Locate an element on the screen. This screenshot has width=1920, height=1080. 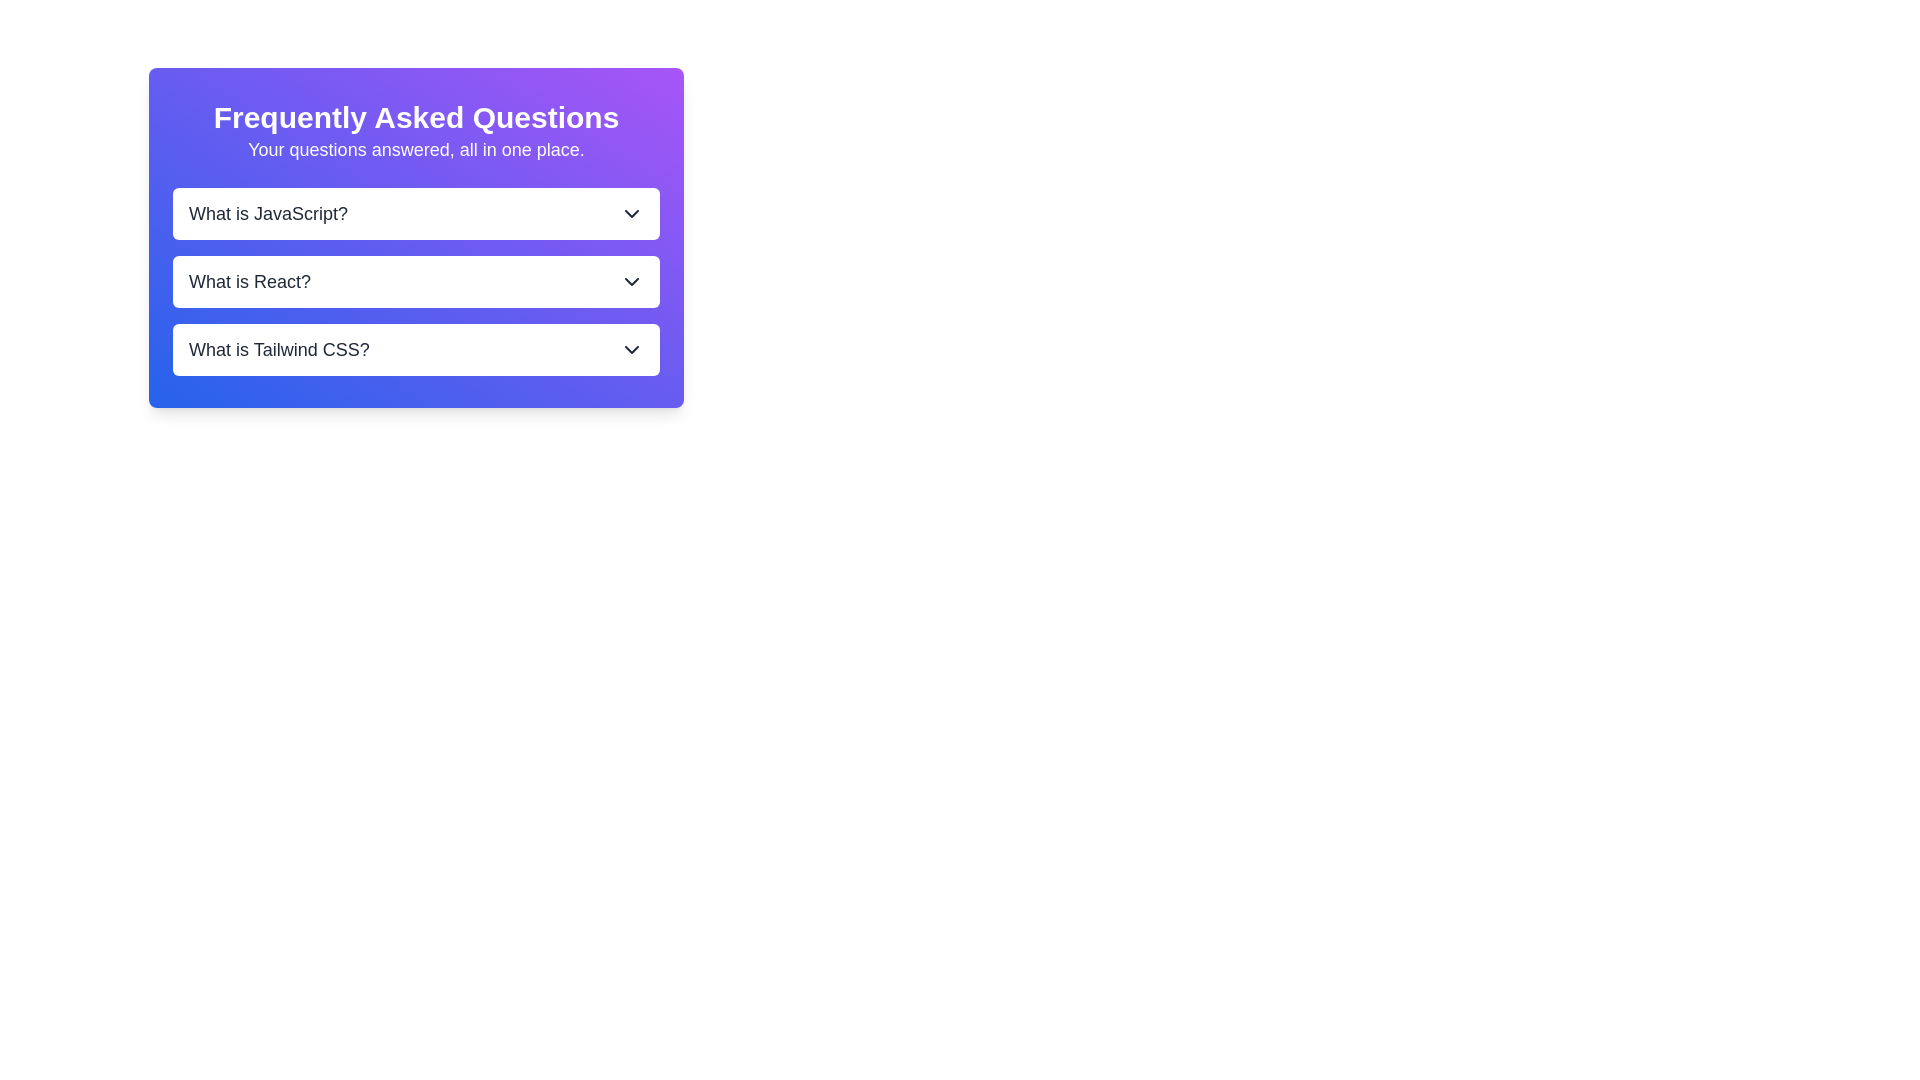
text from the 'Frequently Asked Questions' text block, which features a large bold title and a smaller subtitle, centrally aligned within a gradient rectangular area is located at coordinates (415, 131).